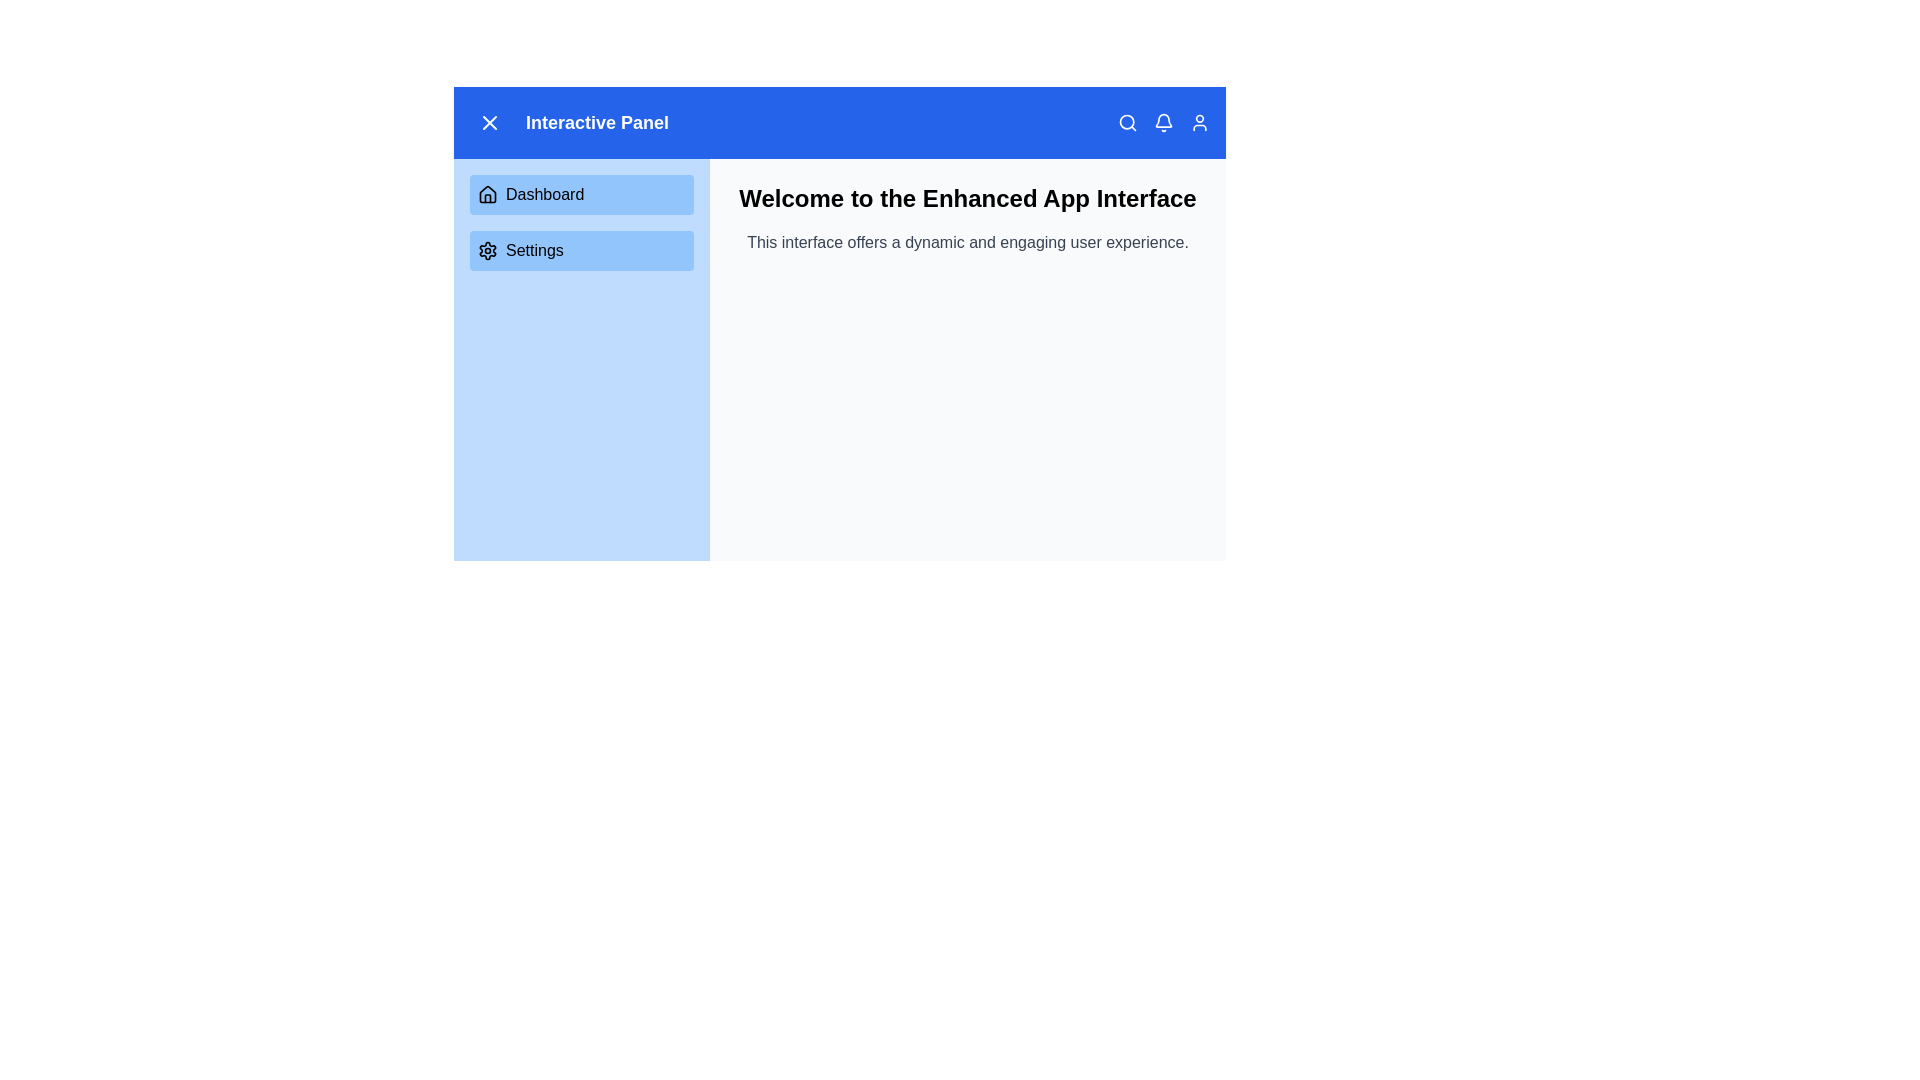 This screenshot has height=1080, width=1920. What do you see at coordinates (1163, 123) in the screenshot?
I see `the notification indicator icon located in the top-right segment of the application header` at bounding box center [1163, 123].